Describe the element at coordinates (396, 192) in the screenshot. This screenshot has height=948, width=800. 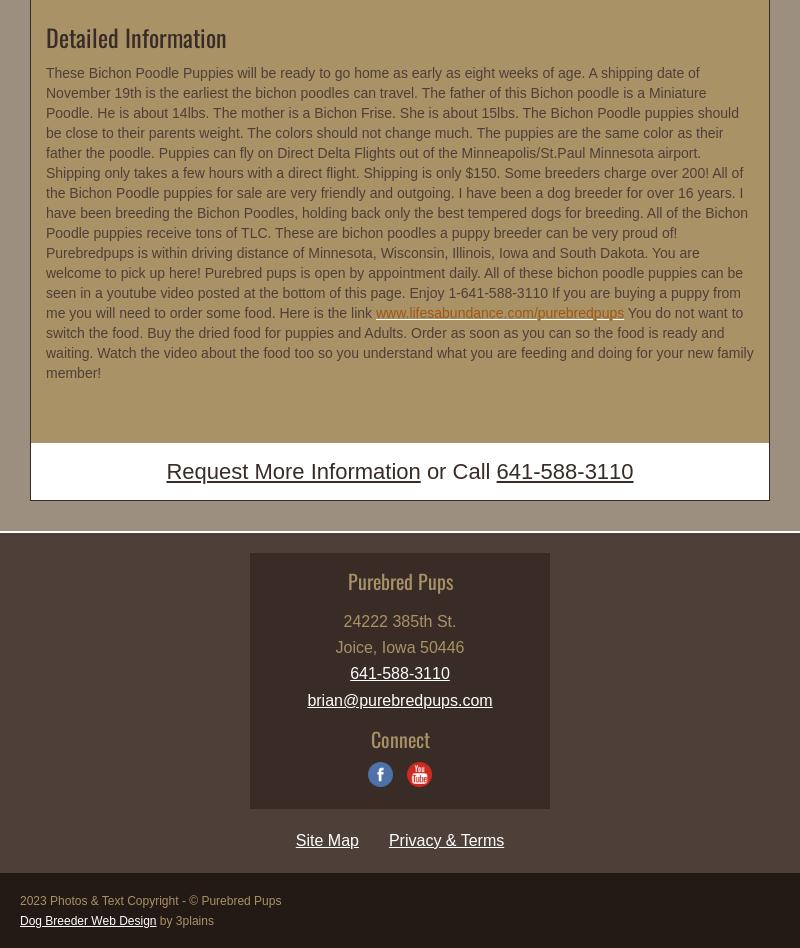
I see `'These Bichon Poodle Puppies will be ready to go home as early as eight weeks of age. A shipping date of November 19th is the earliest the bichon poodles can travel. The father of this Bichon poodle is a Miniature Poodle. He is about 14lbs. The mother is a Bichon Frise. She is about 15lbs. The Bichon Poodle puppies should be close to their parents weight. The colors should not change much. The puppies are the same color as their father the poodle. Puppies can fly on Direct Delta Flights out of the Minneapolis/St.Paul Minnesota airport. Shipping only takes a few hours with a direct flight. Shipping is only $150. Some breeders charge over 200! All of the Bichon Poodle puppies for sale are very friendly and outgoing. I have been a dog breeder for over 16 years. I have been breeding the Bichon Poodles, holding back only the best tempered dogs for breeding. All of the Bichon Poodle puppies receive tons of TLC. These are bichon poodles a puppy breeder can be very proud of! Purebredpups is within driving distance of Minnesota, Wisconsin, Illinois, Iowa and South Dakota. You are welcome to pick up here! Purebred pups is open by appointment daily. All of these bichon poodle puppies can be seen in a youtube video posted at the bottom of this page. Enjoy 1-641-588-3110 If you are buying a puppy from me you will need to order some food. Here is the link'` at that location.